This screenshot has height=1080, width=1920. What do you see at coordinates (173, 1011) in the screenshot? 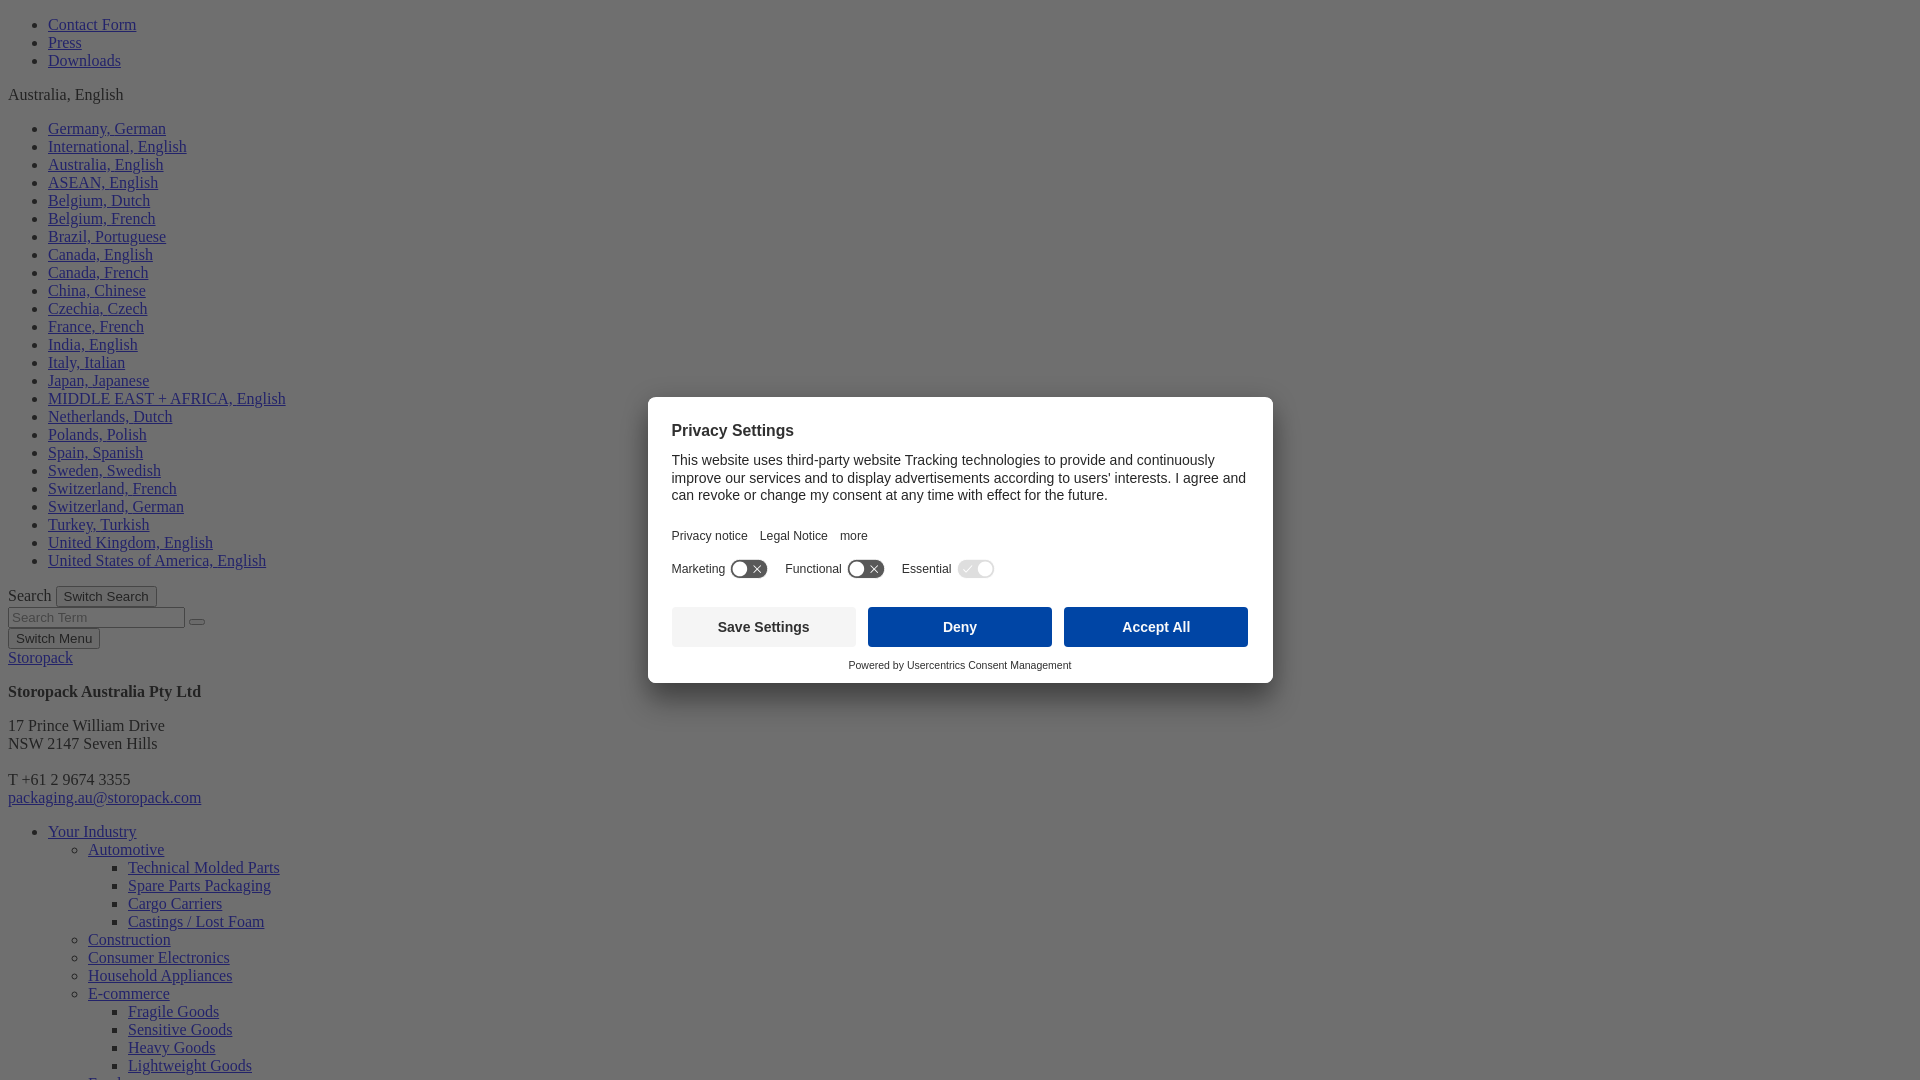
I see `'Fragile Goods'` at bounding box center [173, 1011].